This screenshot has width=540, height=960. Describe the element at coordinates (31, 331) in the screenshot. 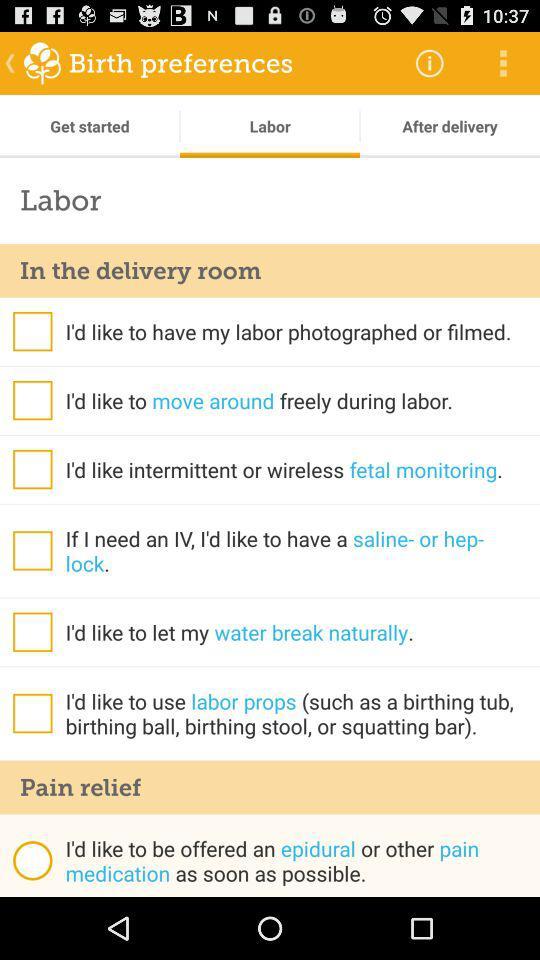

I see `option selection bar` at that location.